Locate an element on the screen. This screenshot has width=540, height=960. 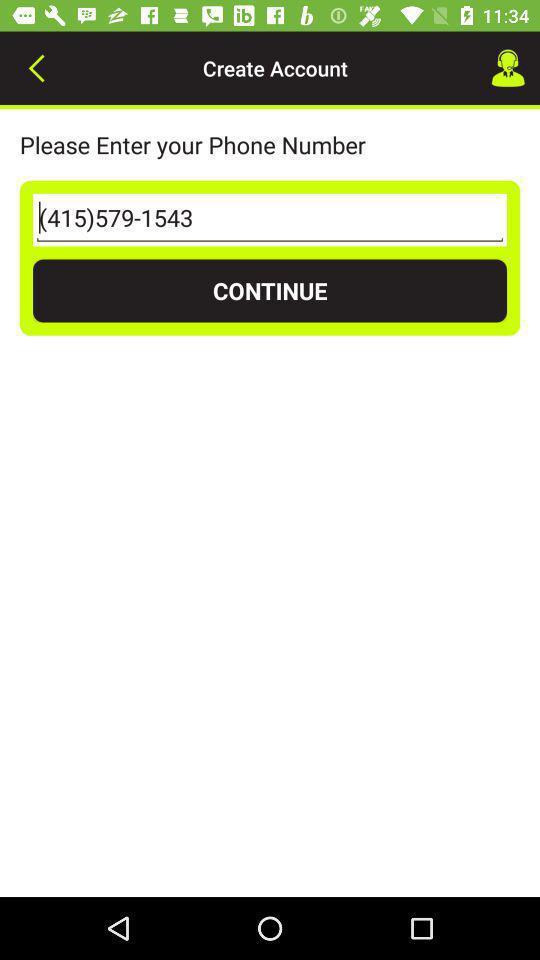
continue item is located at coordinates (270, 289).